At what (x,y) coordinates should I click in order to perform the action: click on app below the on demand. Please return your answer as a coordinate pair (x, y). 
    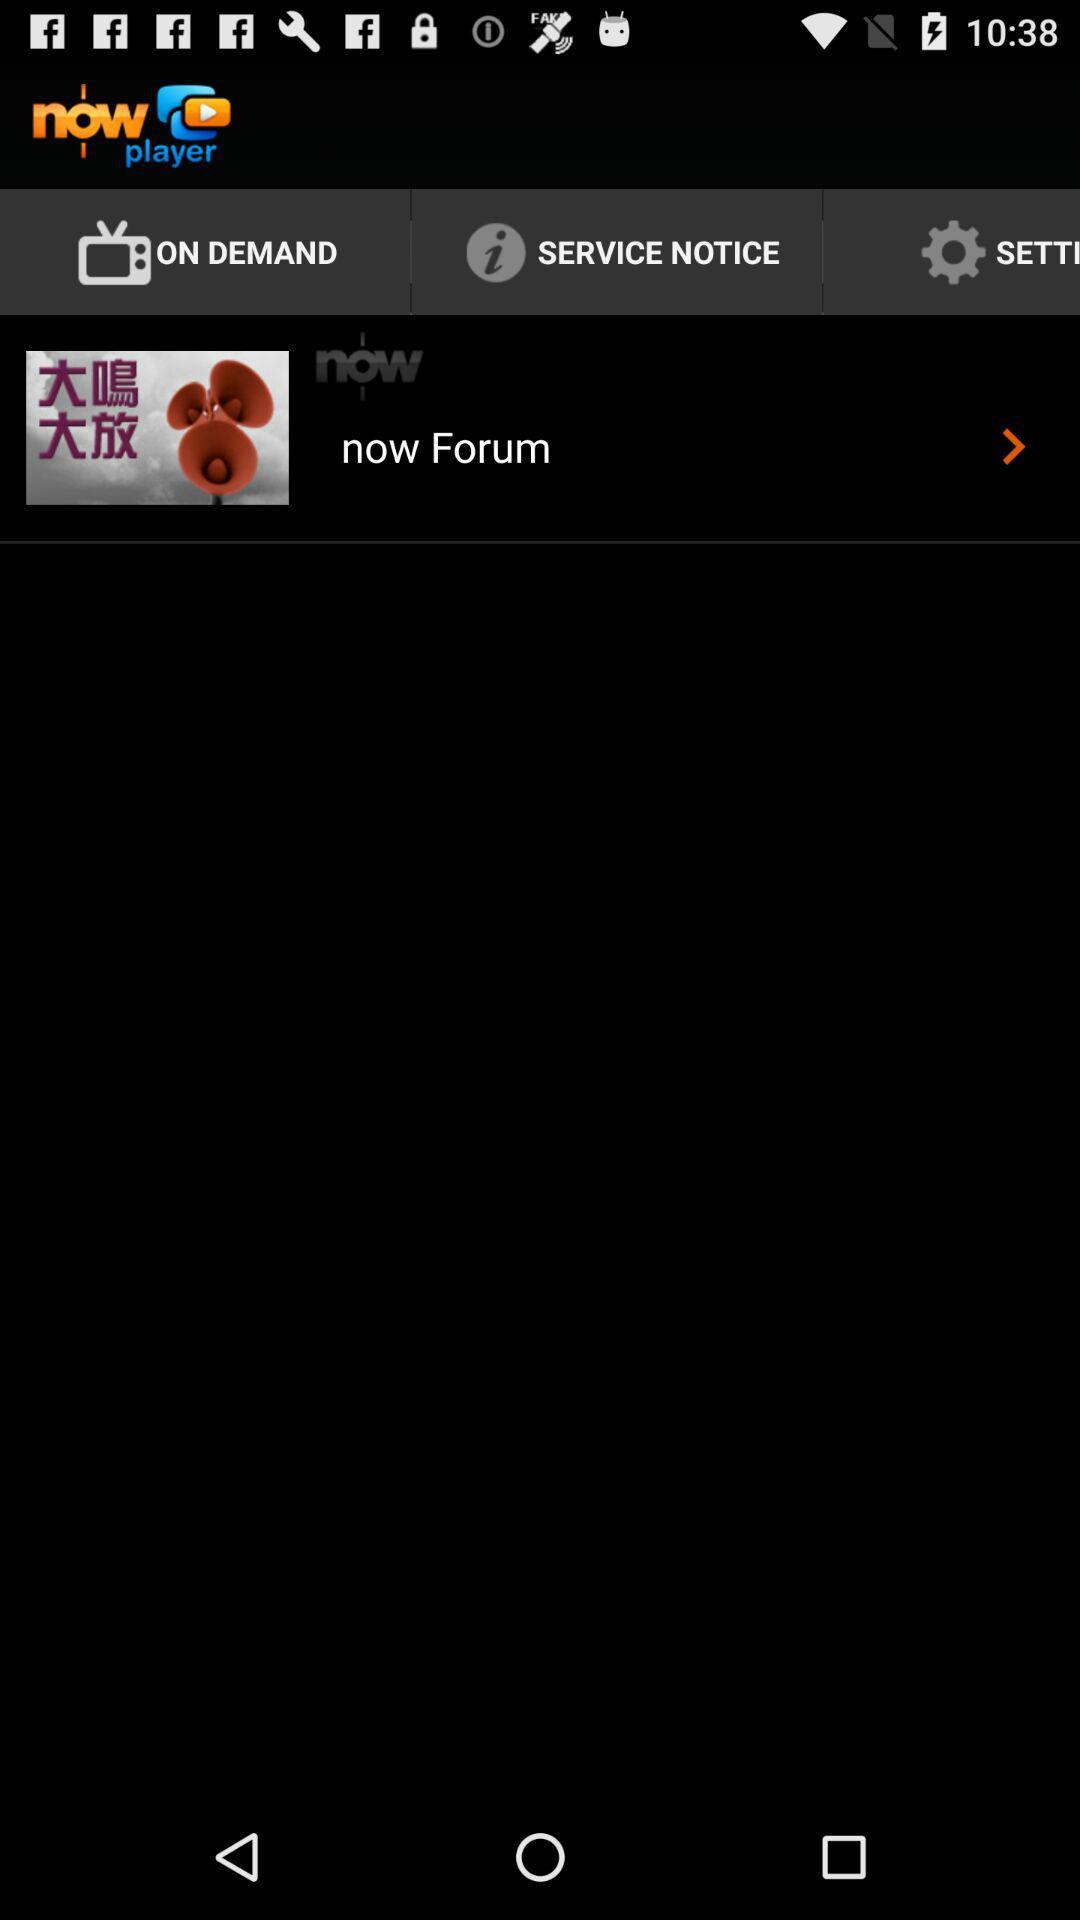
    Looking at the image, I should click on (370, 366).